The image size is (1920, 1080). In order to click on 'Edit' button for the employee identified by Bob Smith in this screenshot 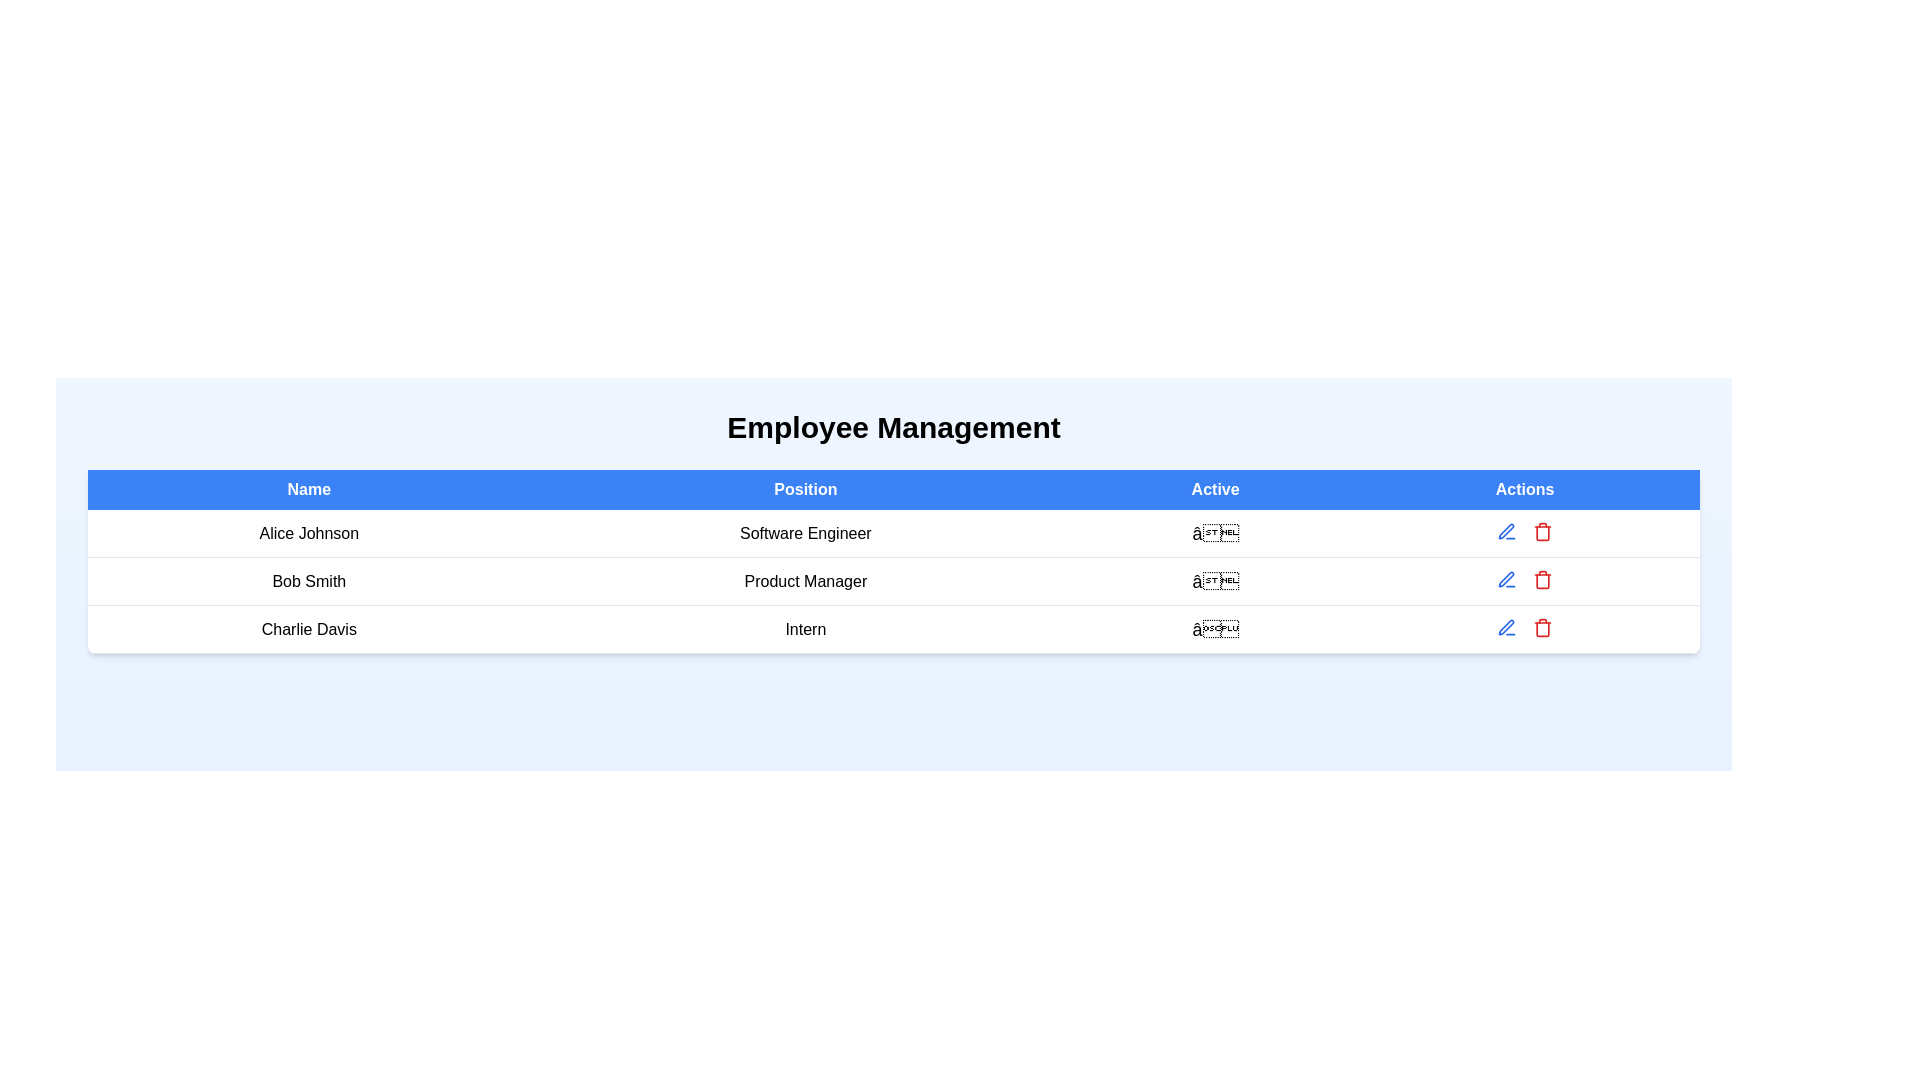, I will do `click(1507, 579)`.